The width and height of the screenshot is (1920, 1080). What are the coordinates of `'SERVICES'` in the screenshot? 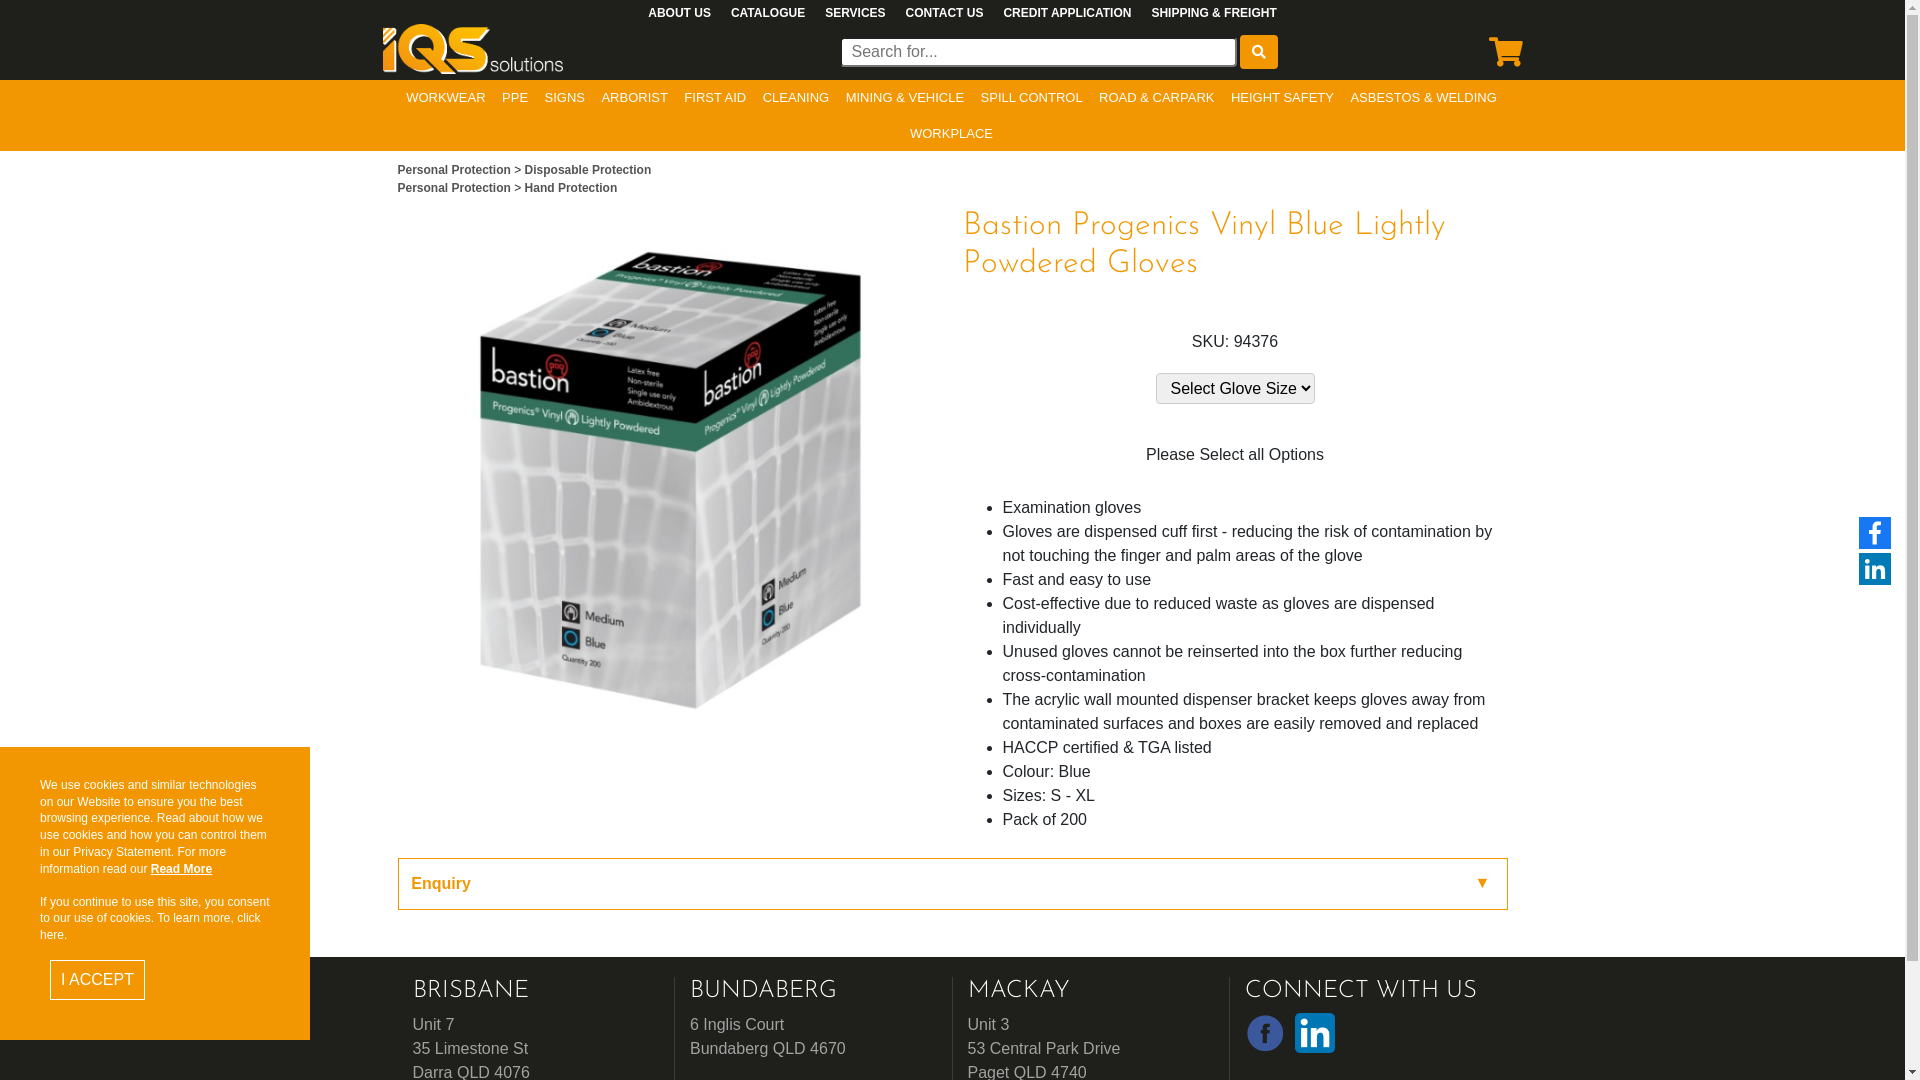 It's located at (854, 12).